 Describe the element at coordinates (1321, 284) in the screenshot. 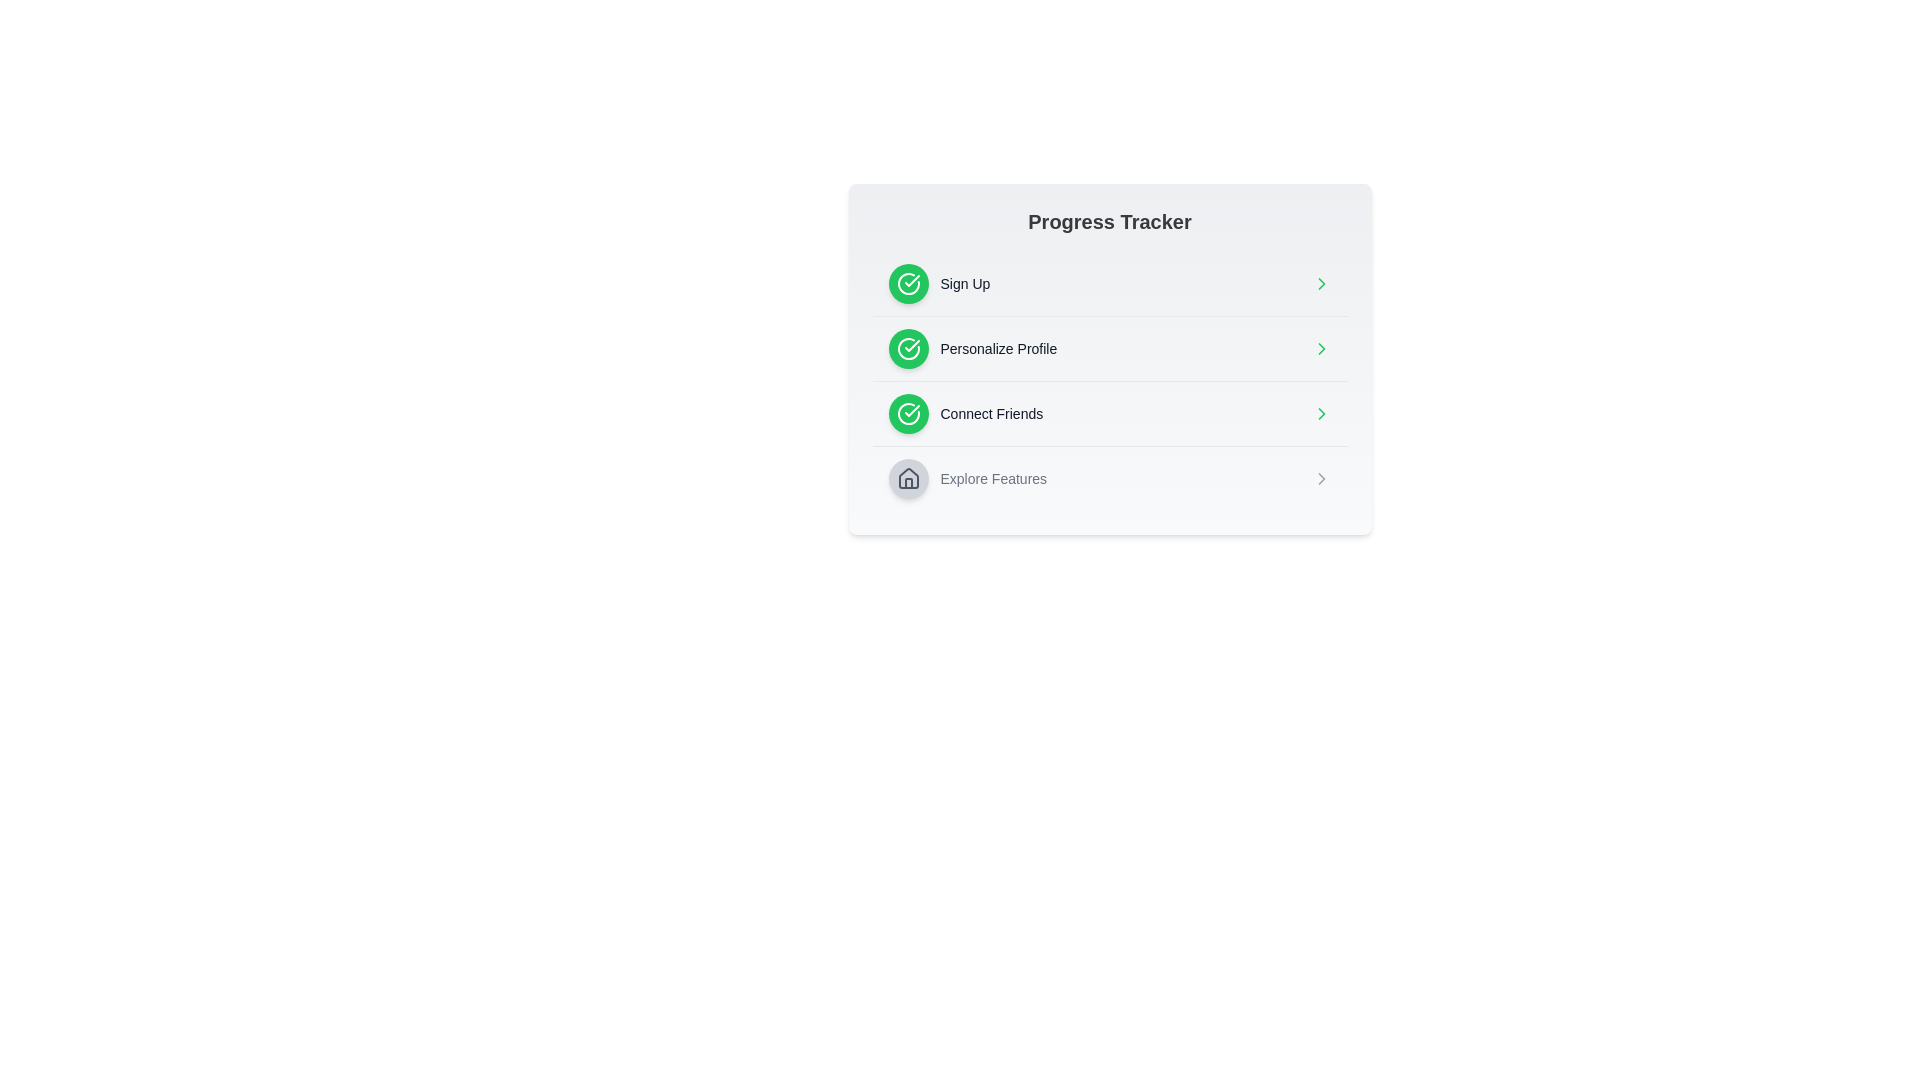

I see `the navigation icon located at the end of the fourth row in the progress tracker interface, aligned with the 'Explore Features' label` at that location.